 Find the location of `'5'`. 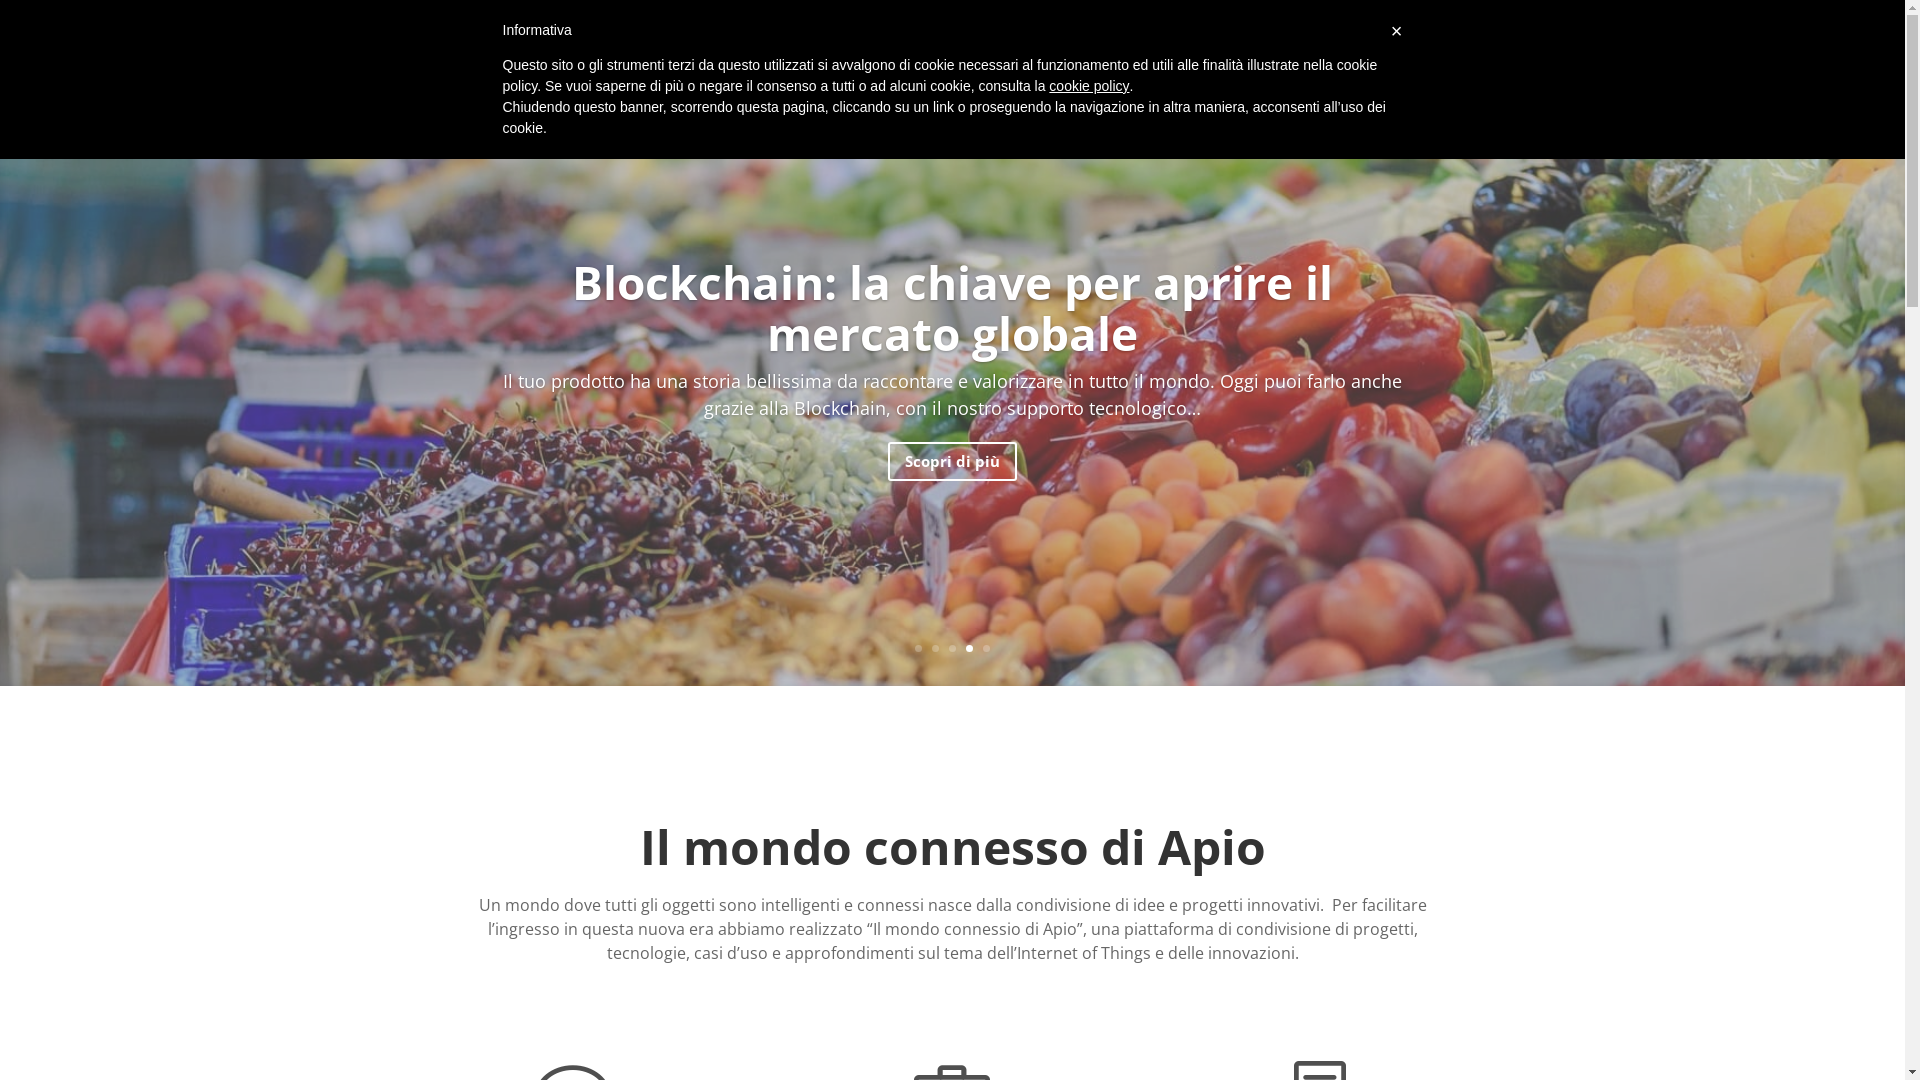

'5' is located at coordinates (986, 648).